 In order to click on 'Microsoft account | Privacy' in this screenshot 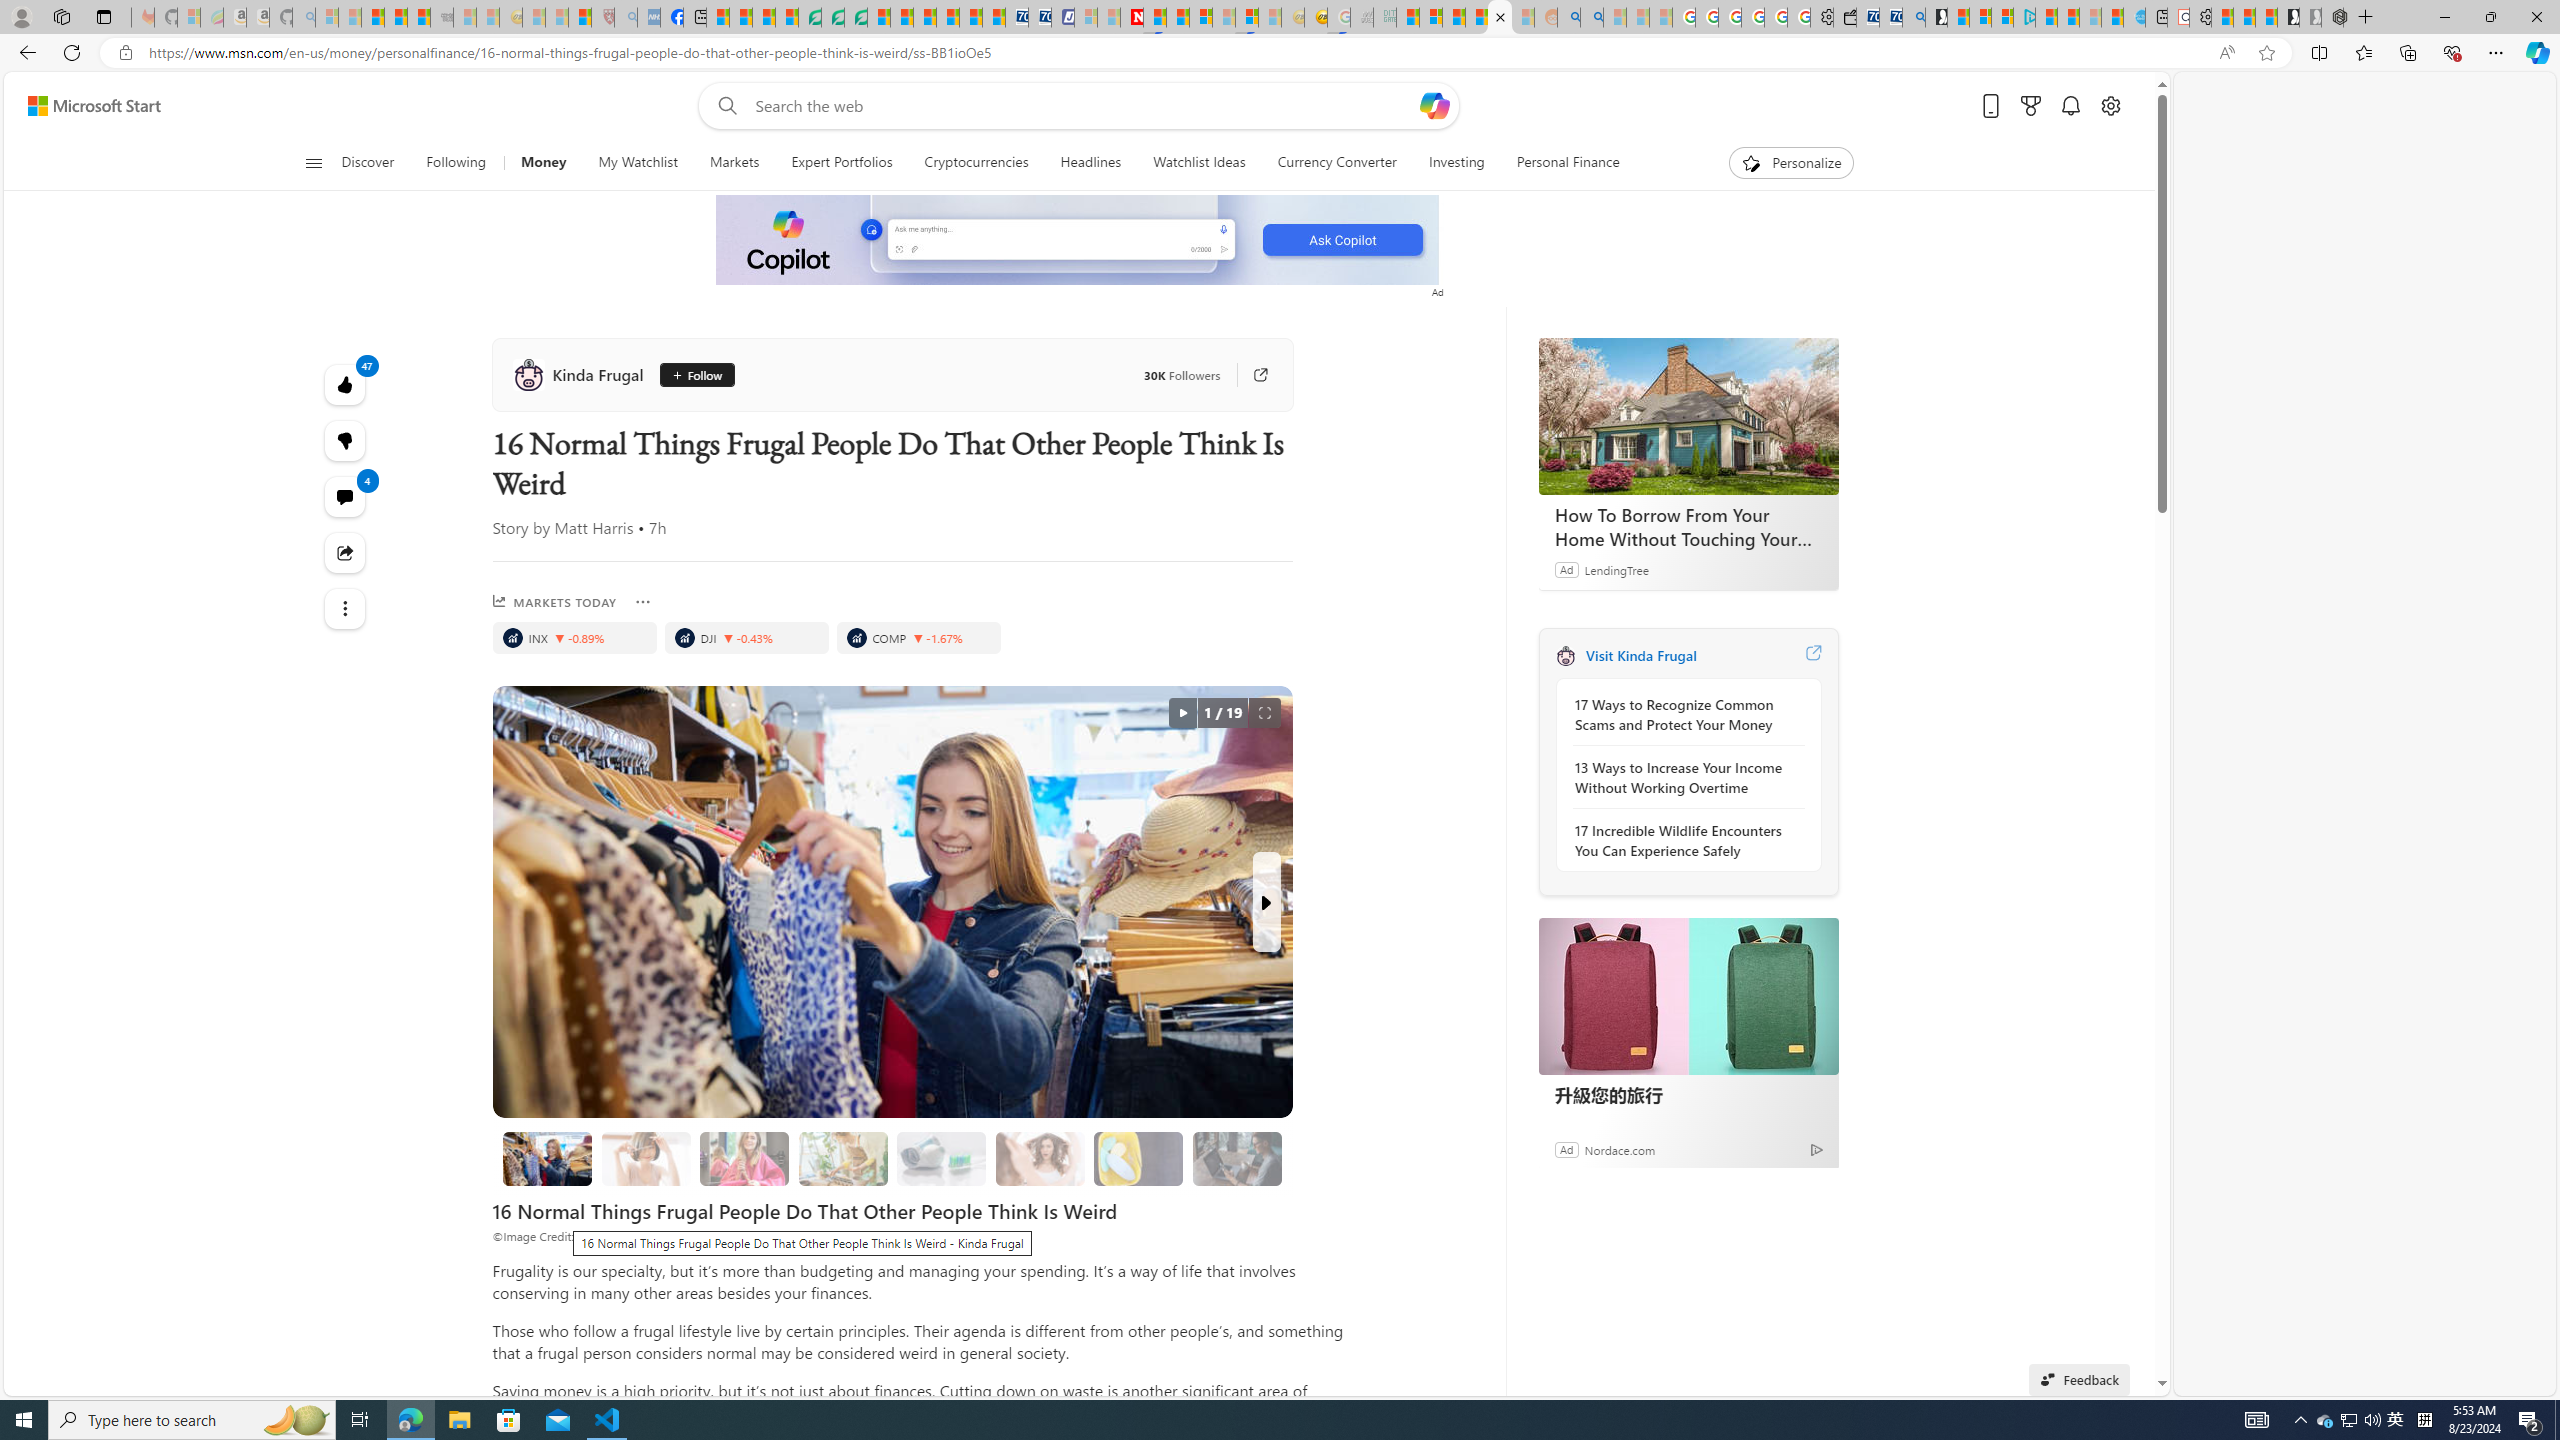, I will do `click(2002, 16)`.